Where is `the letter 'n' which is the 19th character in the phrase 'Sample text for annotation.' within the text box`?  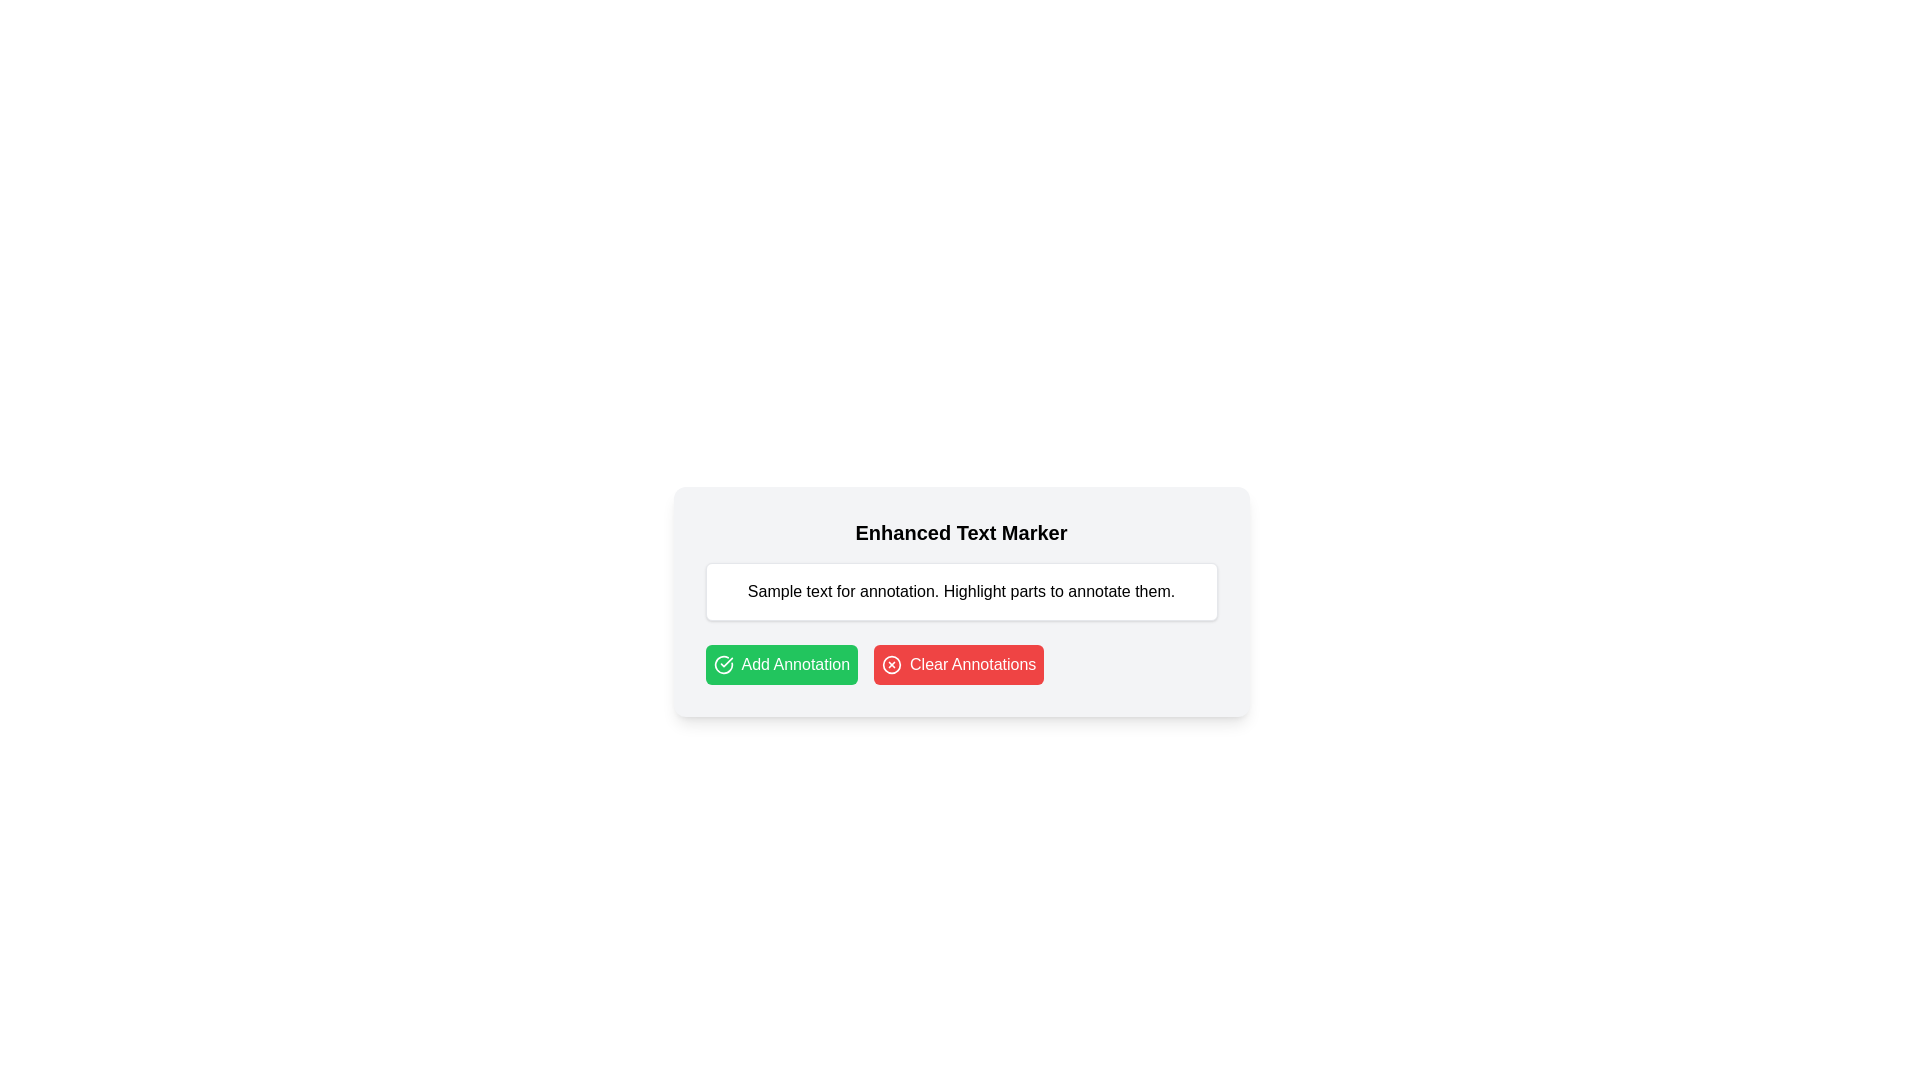
the letter 'n' which is the 19th character in the phrase 'Sample text for annotation.' within the text box is located at coordinates (881, 590).